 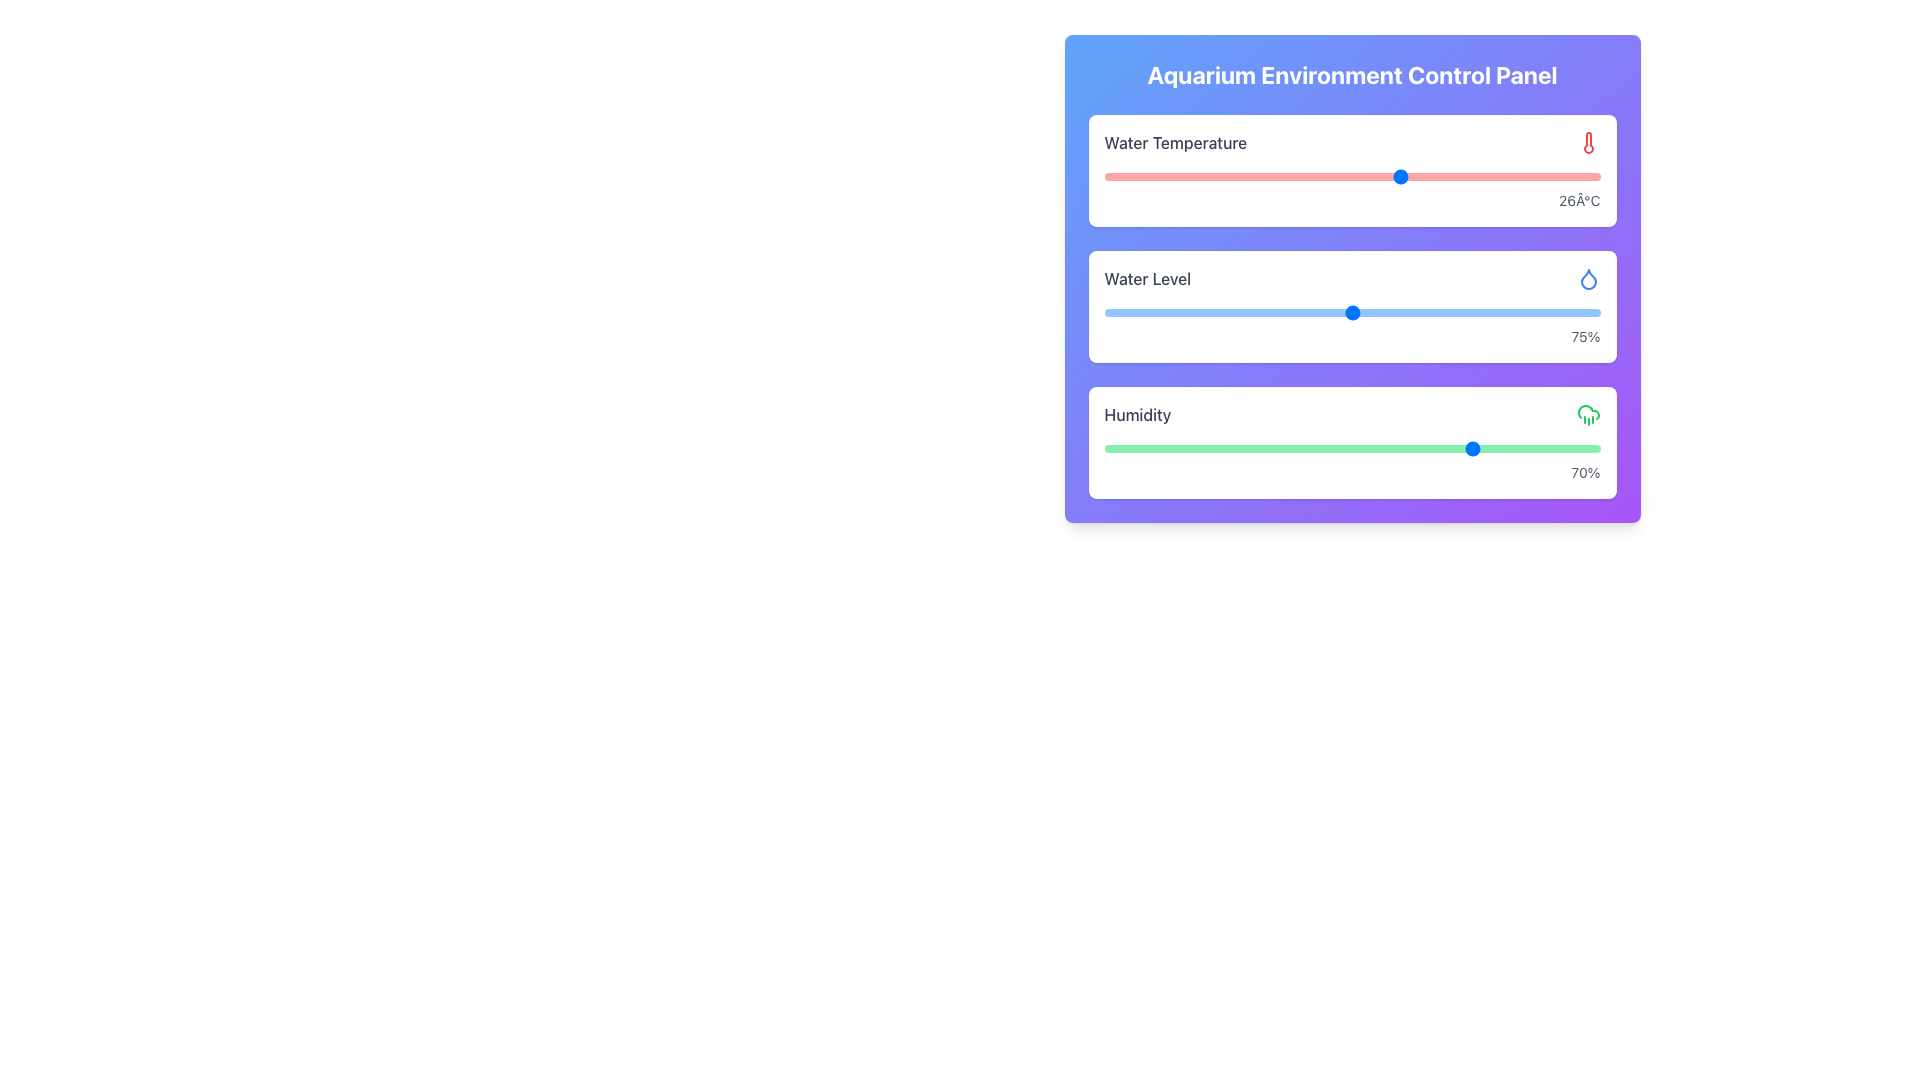 What do you see at coordinates (1391, 312) in the screenshot?
I see `the water level` at bounding box center [1391, 312].